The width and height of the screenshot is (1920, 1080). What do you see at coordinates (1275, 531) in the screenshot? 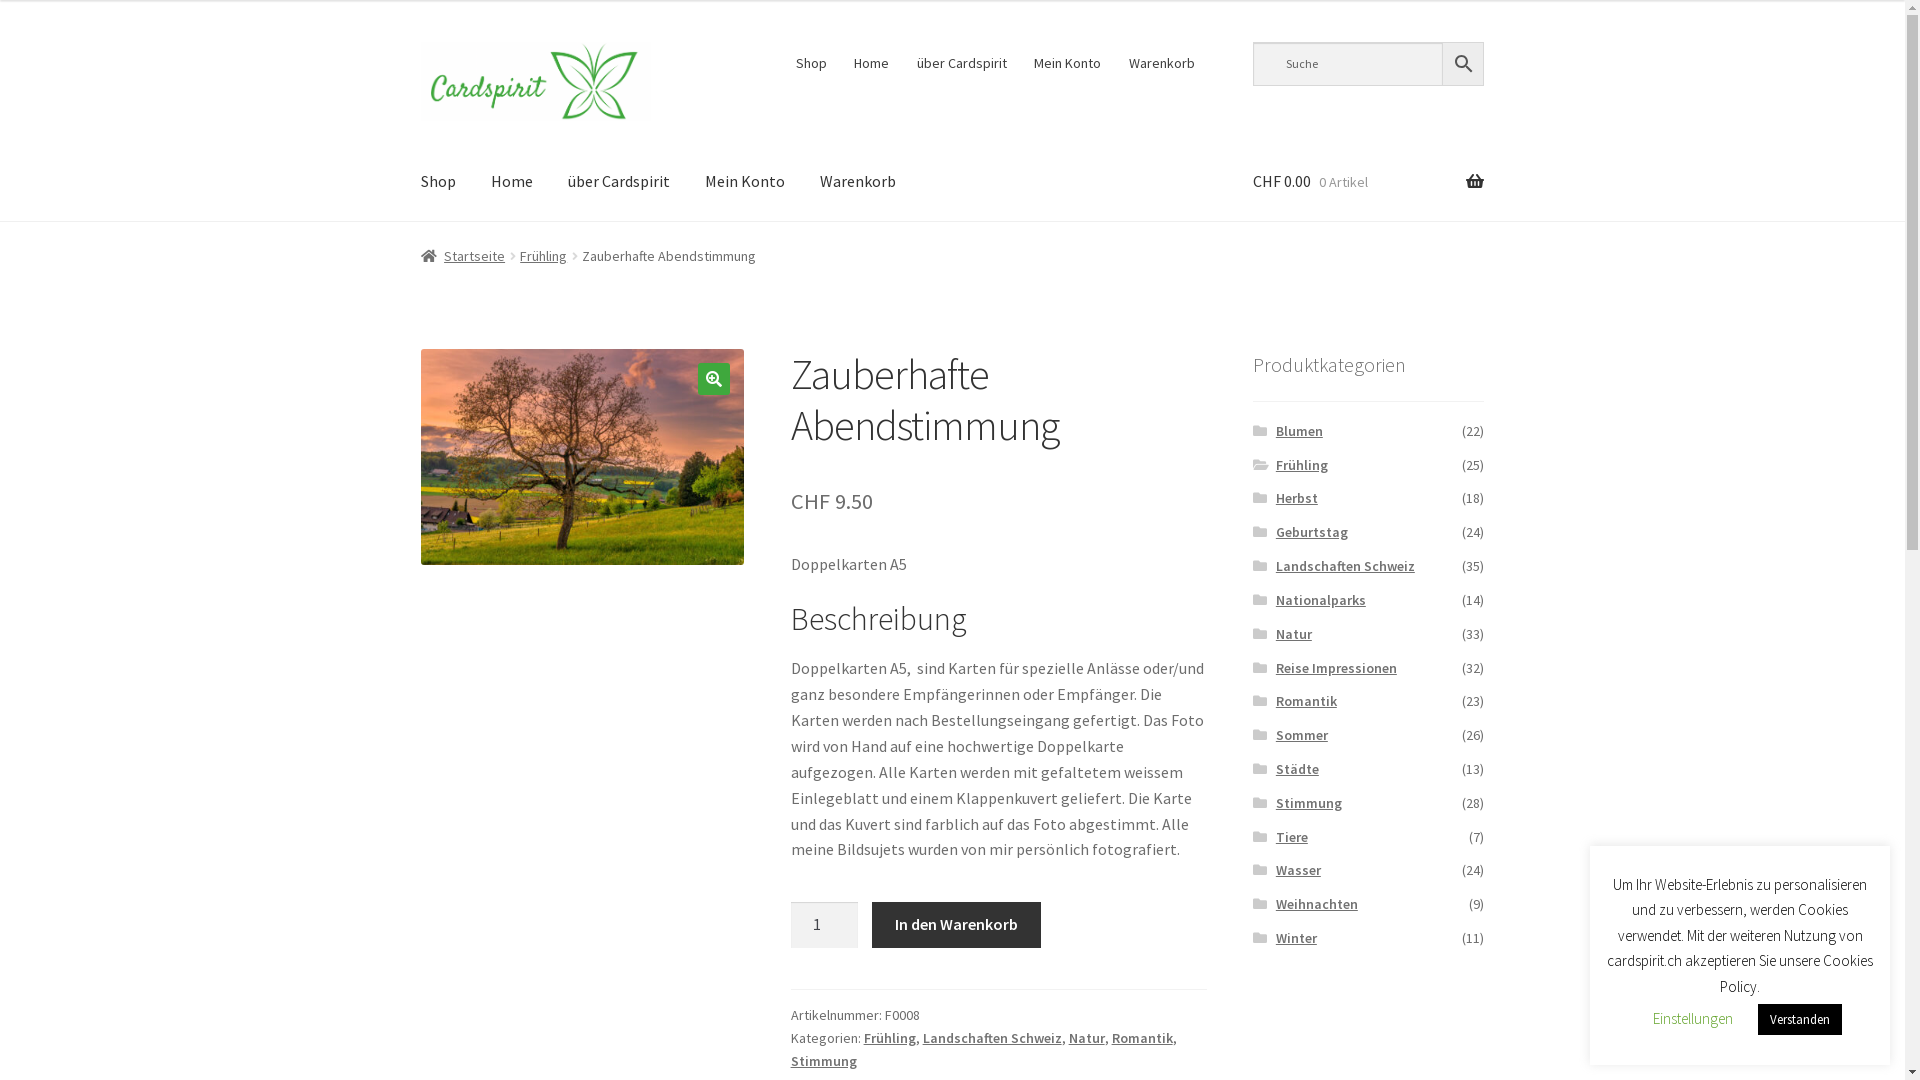
I see `'Geburtstag'` at bounding box center [1275, 531].